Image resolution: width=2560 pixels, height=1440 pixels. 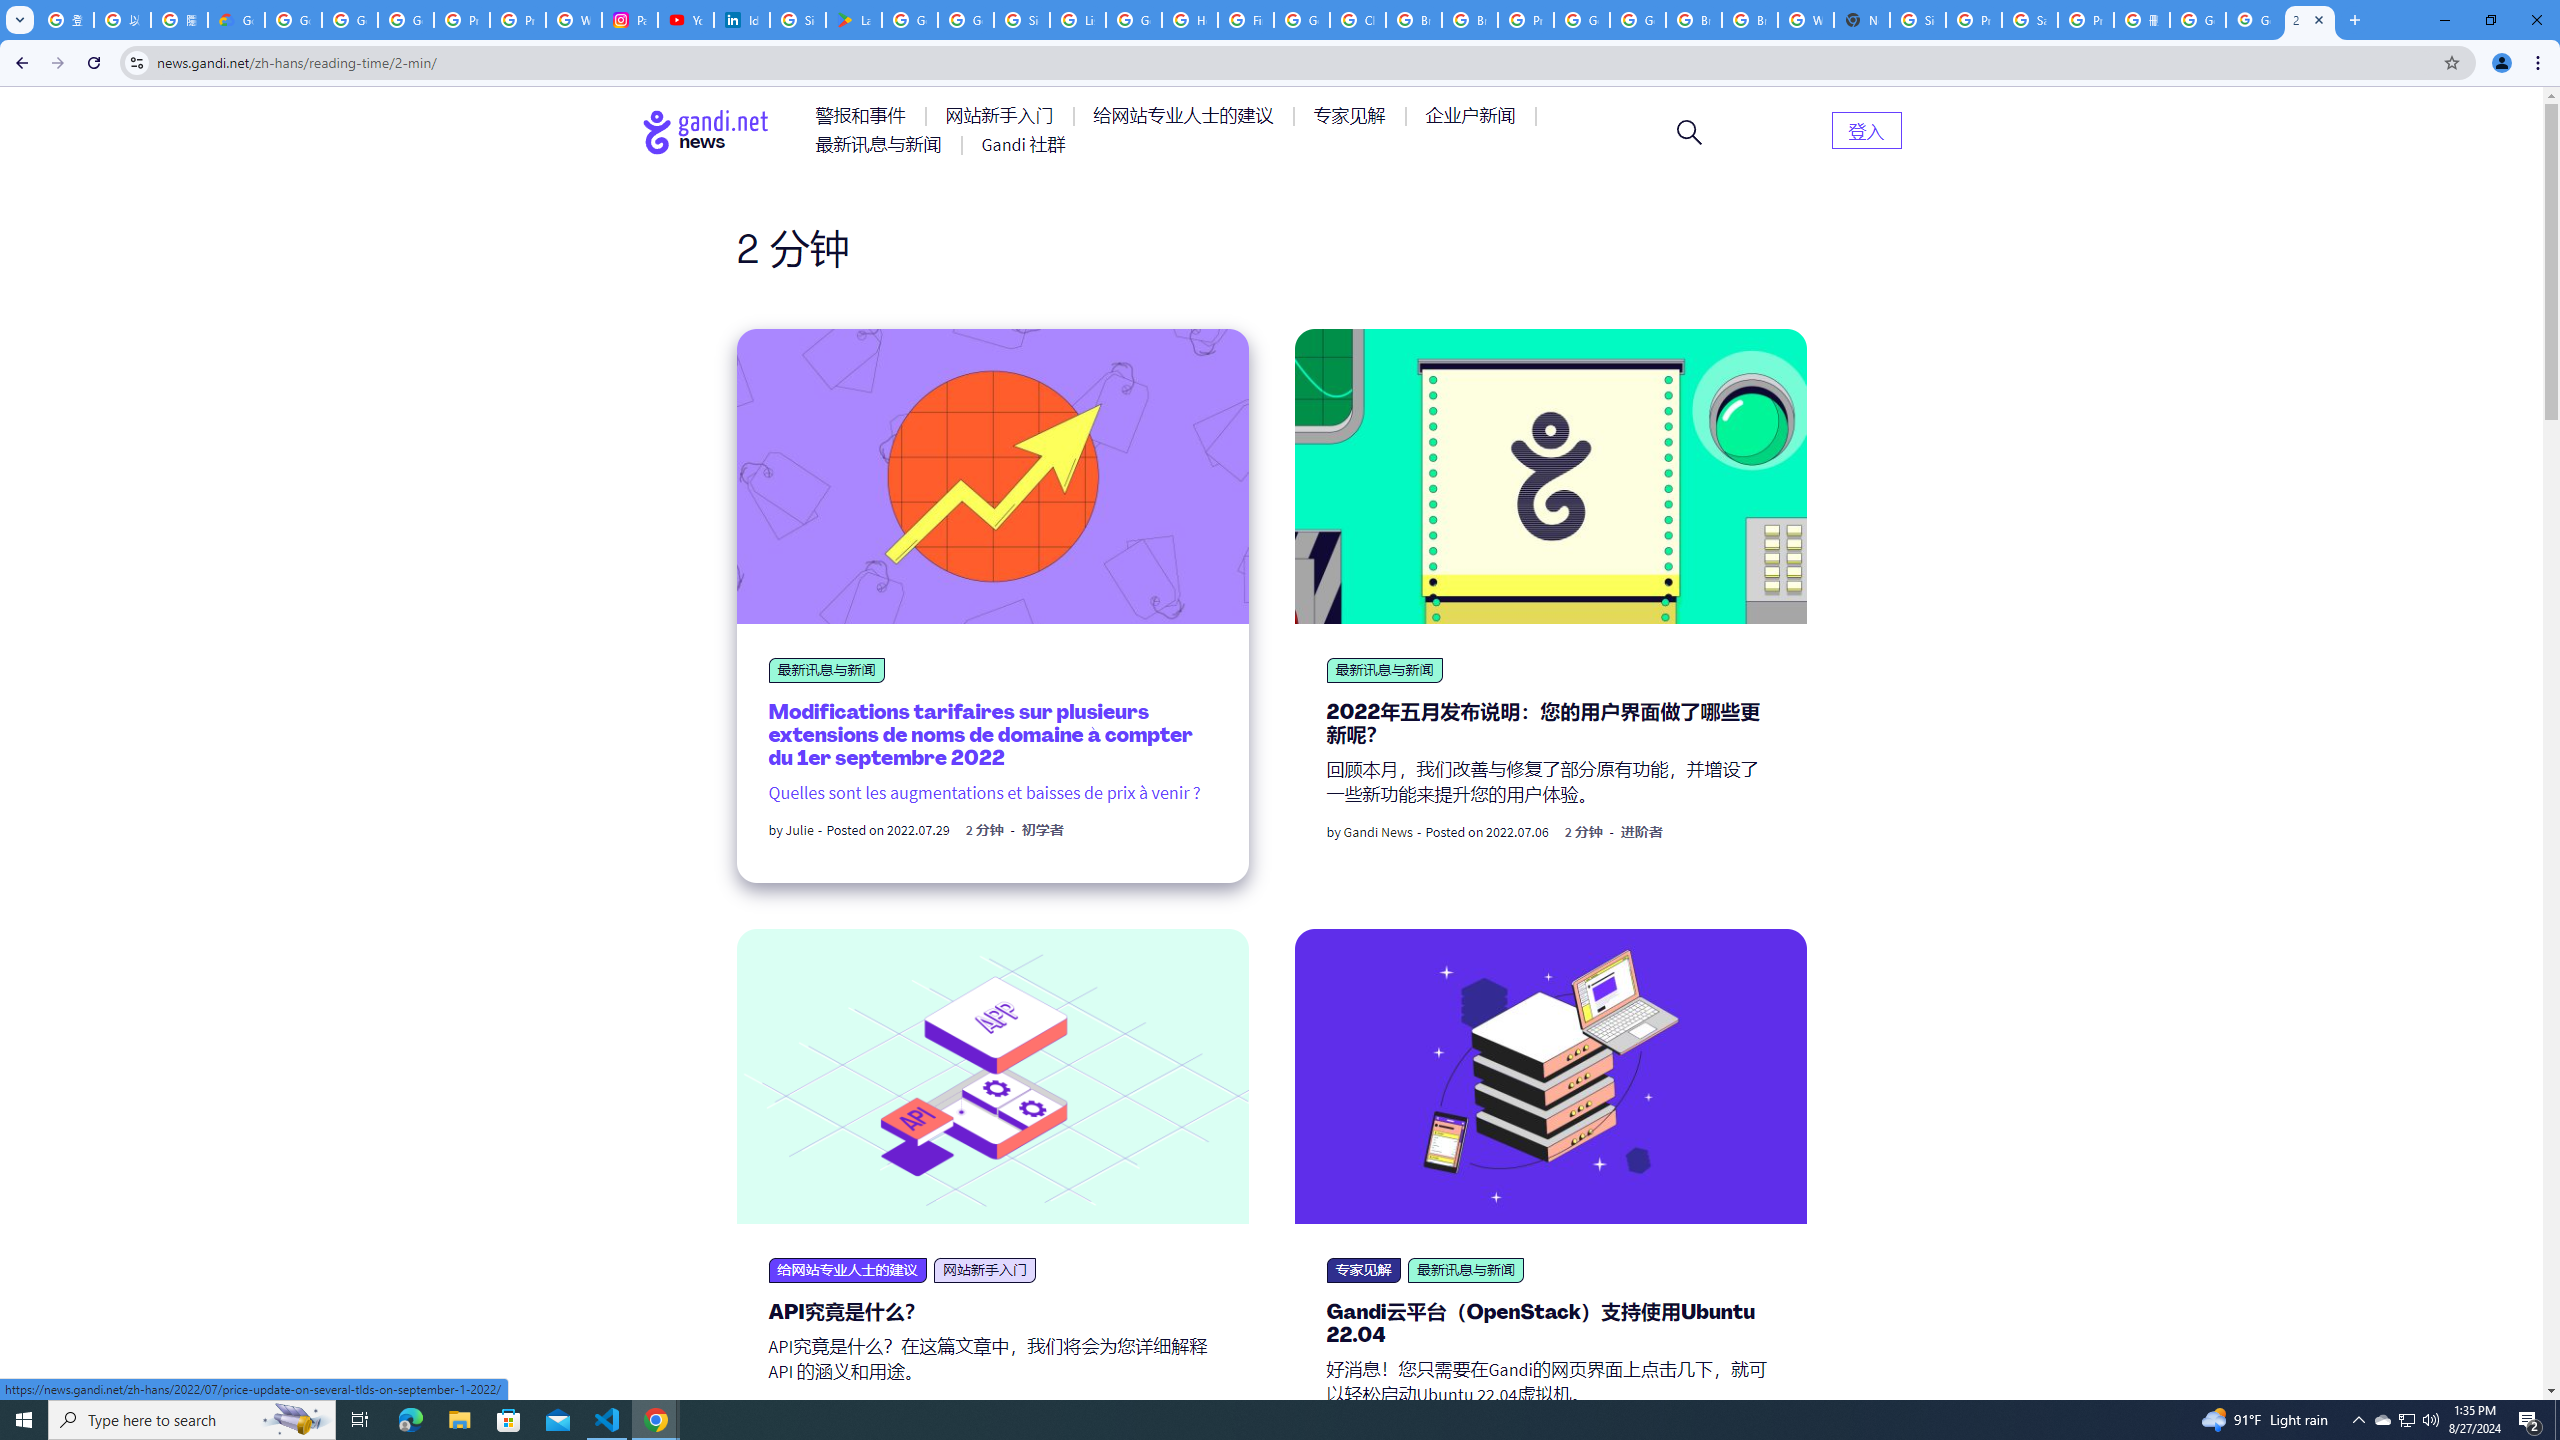 What do you see at coordinates (1189, 19) in the screenshot?
I see `'How do I create a new Google Account? - Google Account Help'` at bounding box center [1189, 19].